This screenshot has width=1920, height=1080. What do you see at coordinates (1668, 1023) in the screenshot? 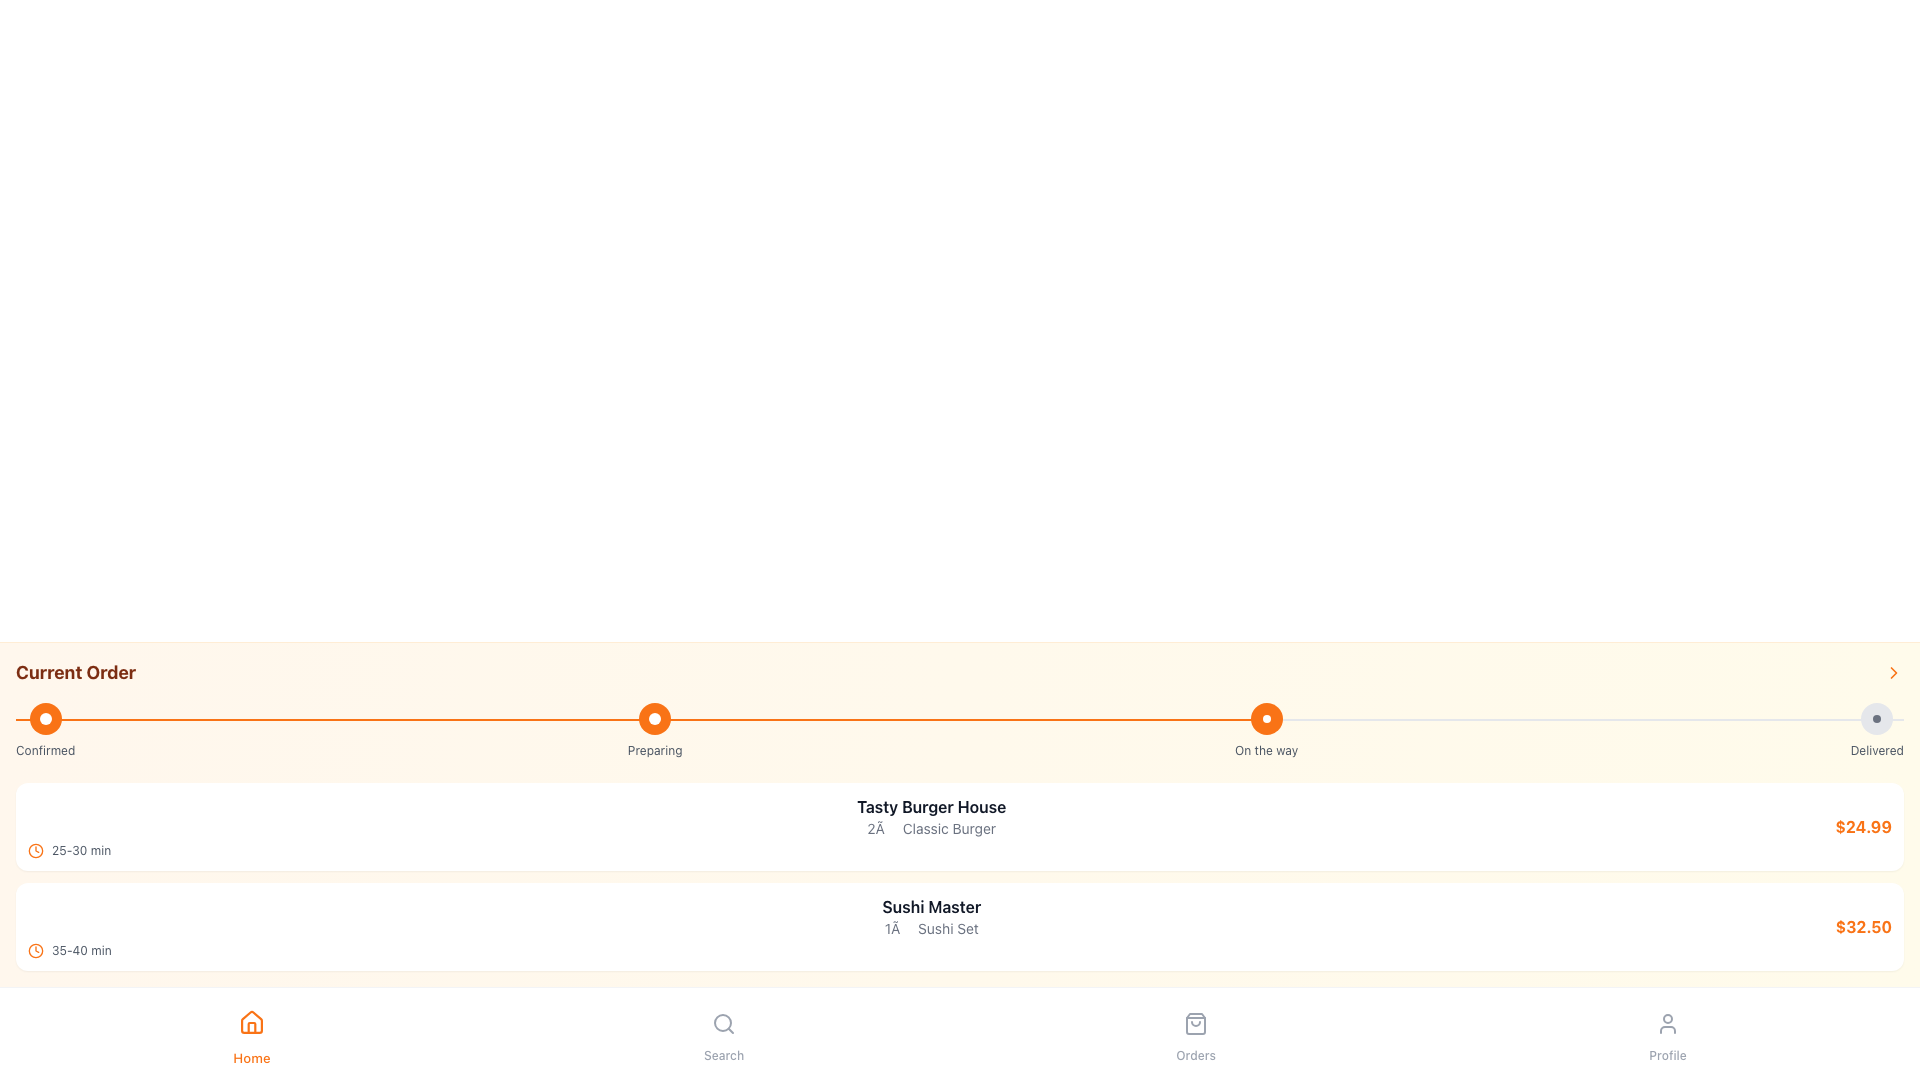
I see `the 'Profile' icon button located in the bottom navigation bar` at bounding box center [1668, 1023].